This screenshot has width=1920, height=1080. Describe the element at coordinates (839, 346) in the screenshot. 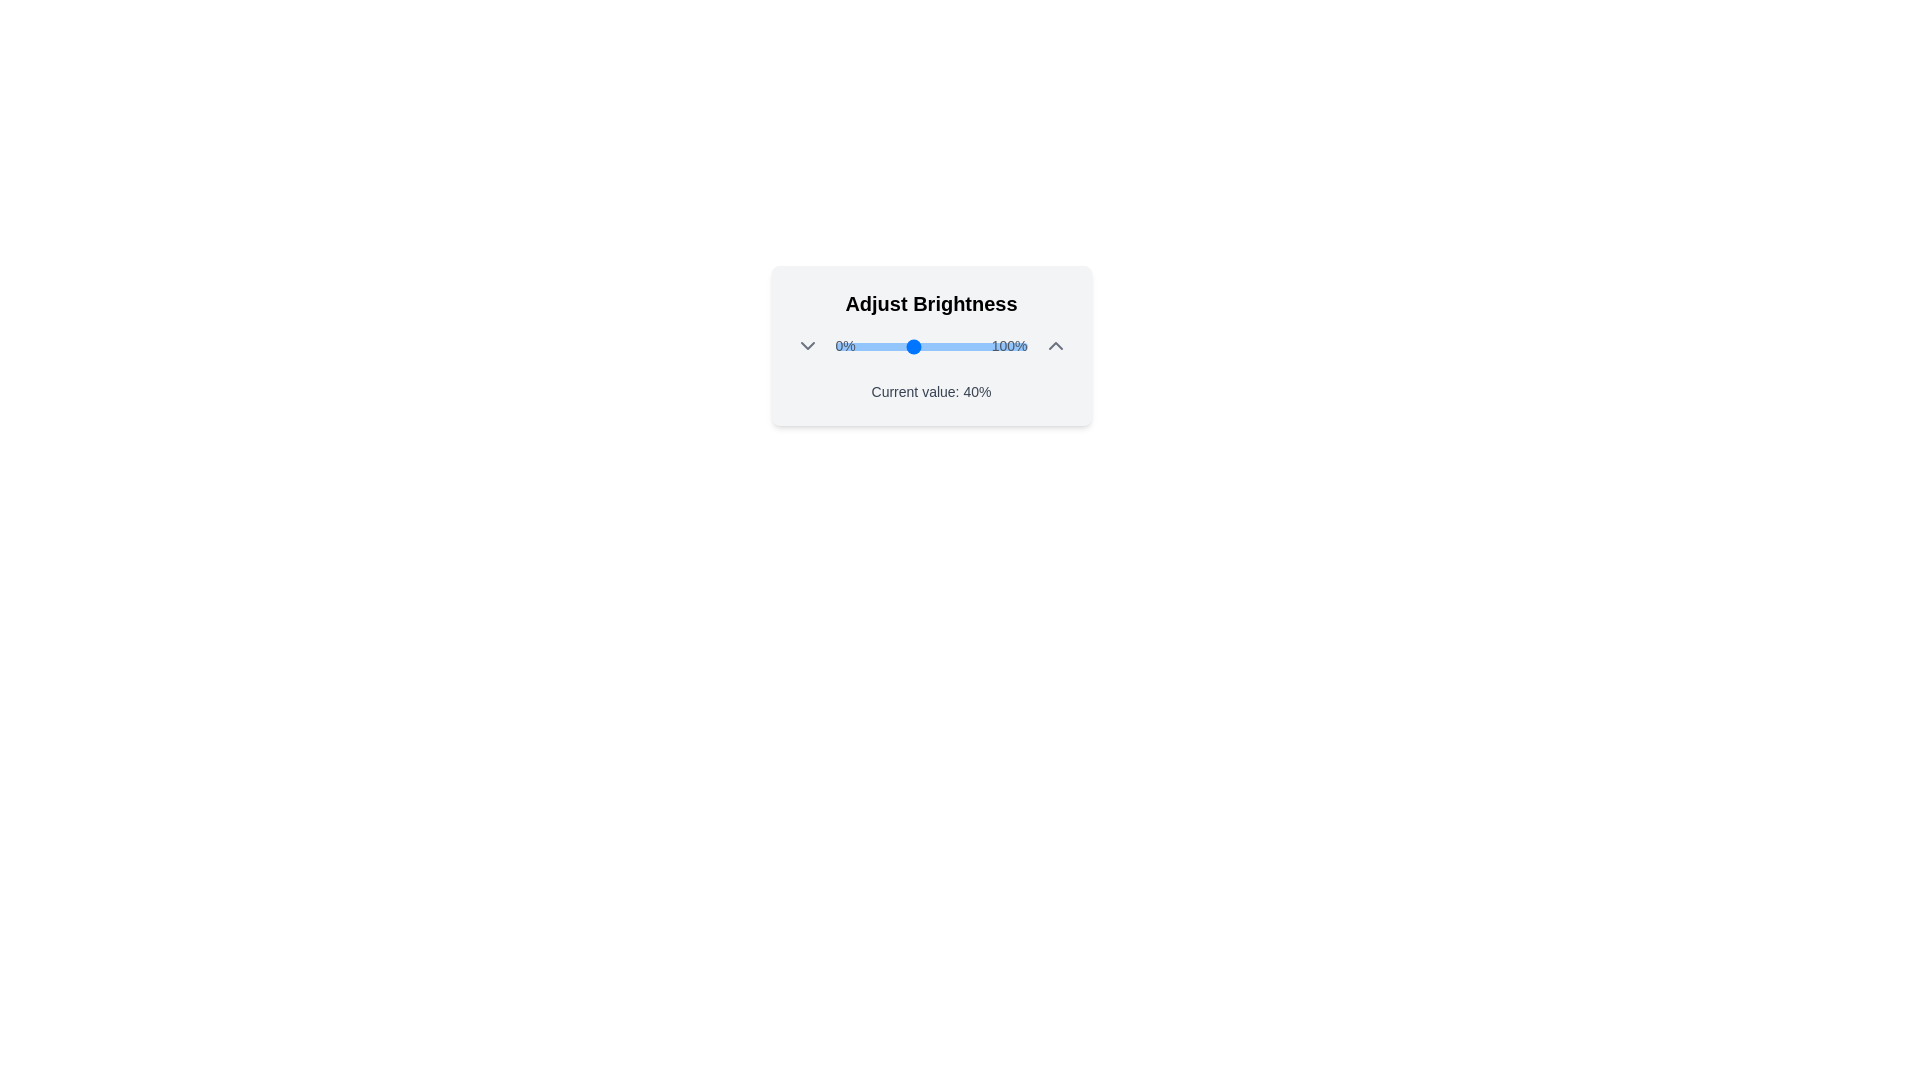

I see `brightness level` at that location.